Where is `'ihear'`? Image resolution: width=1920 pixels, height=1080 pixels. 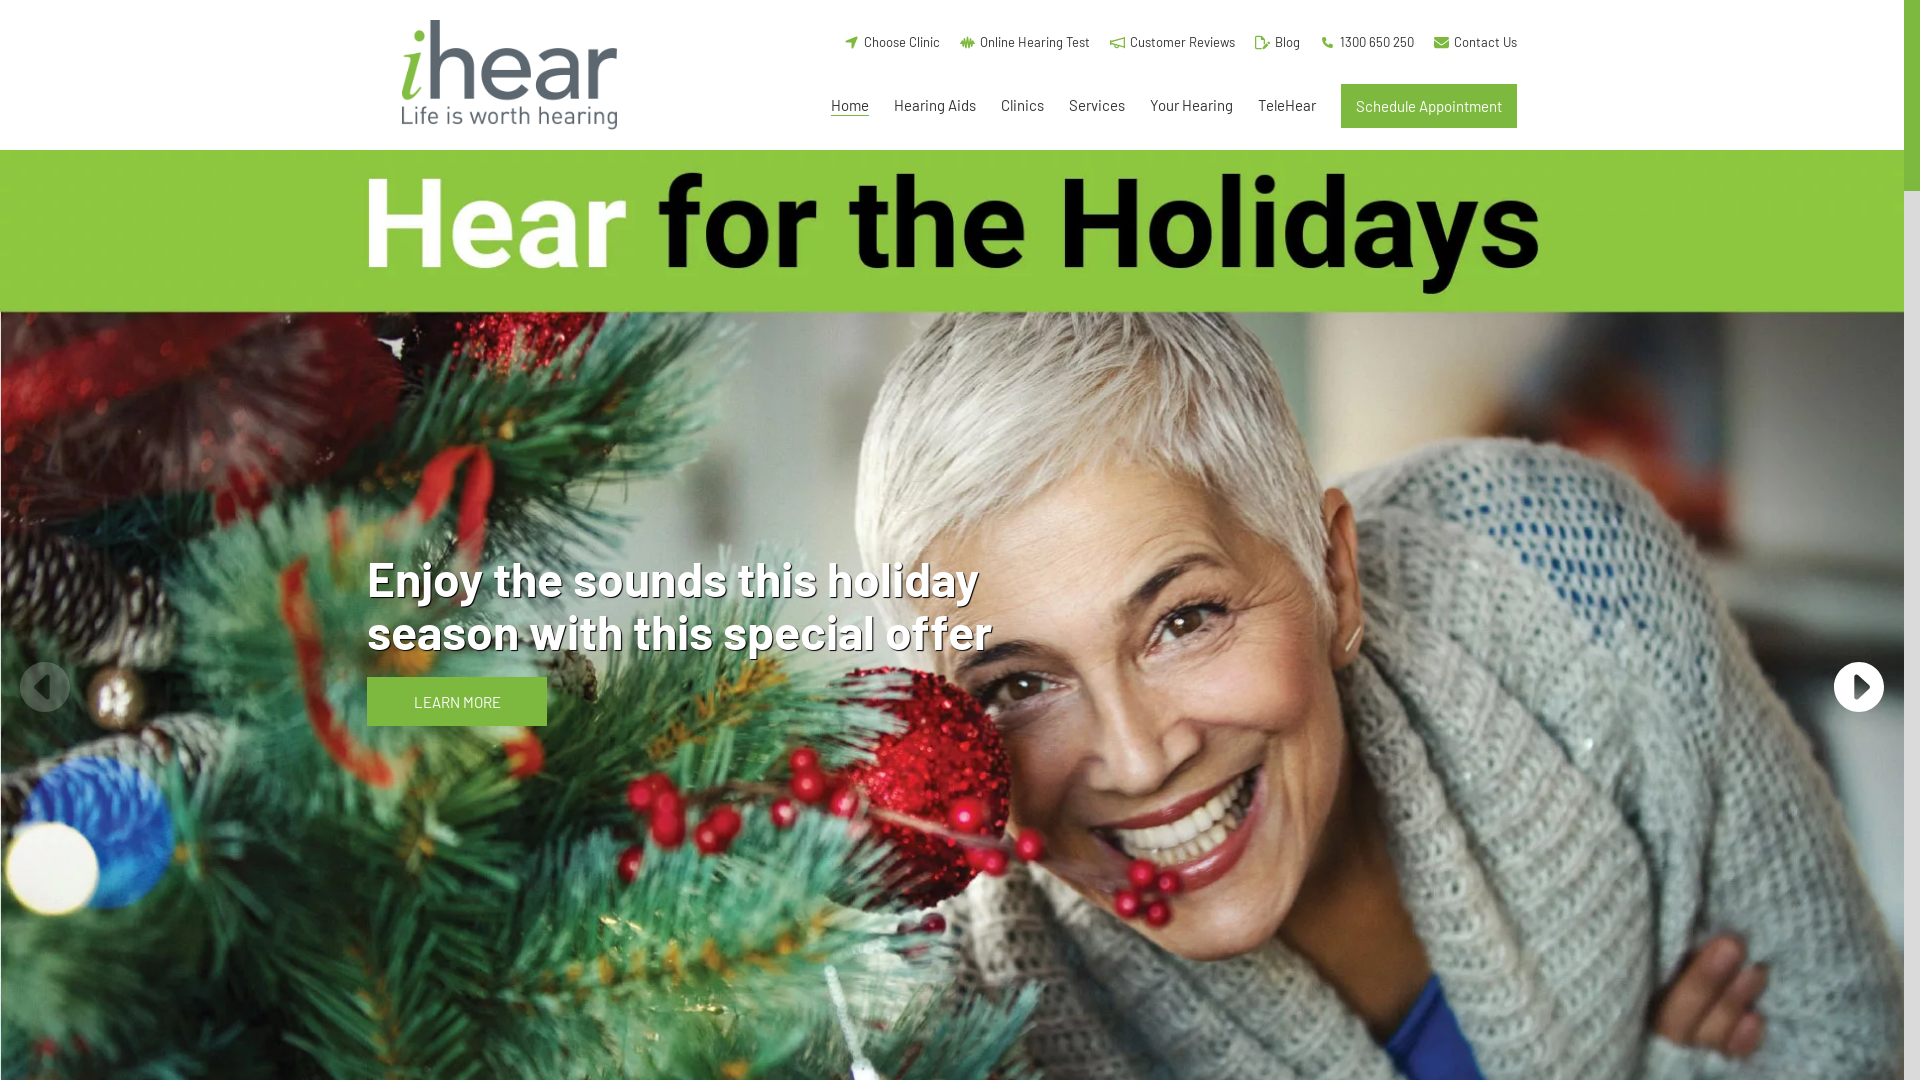 'ihear' is located at coordinates (382, 73).